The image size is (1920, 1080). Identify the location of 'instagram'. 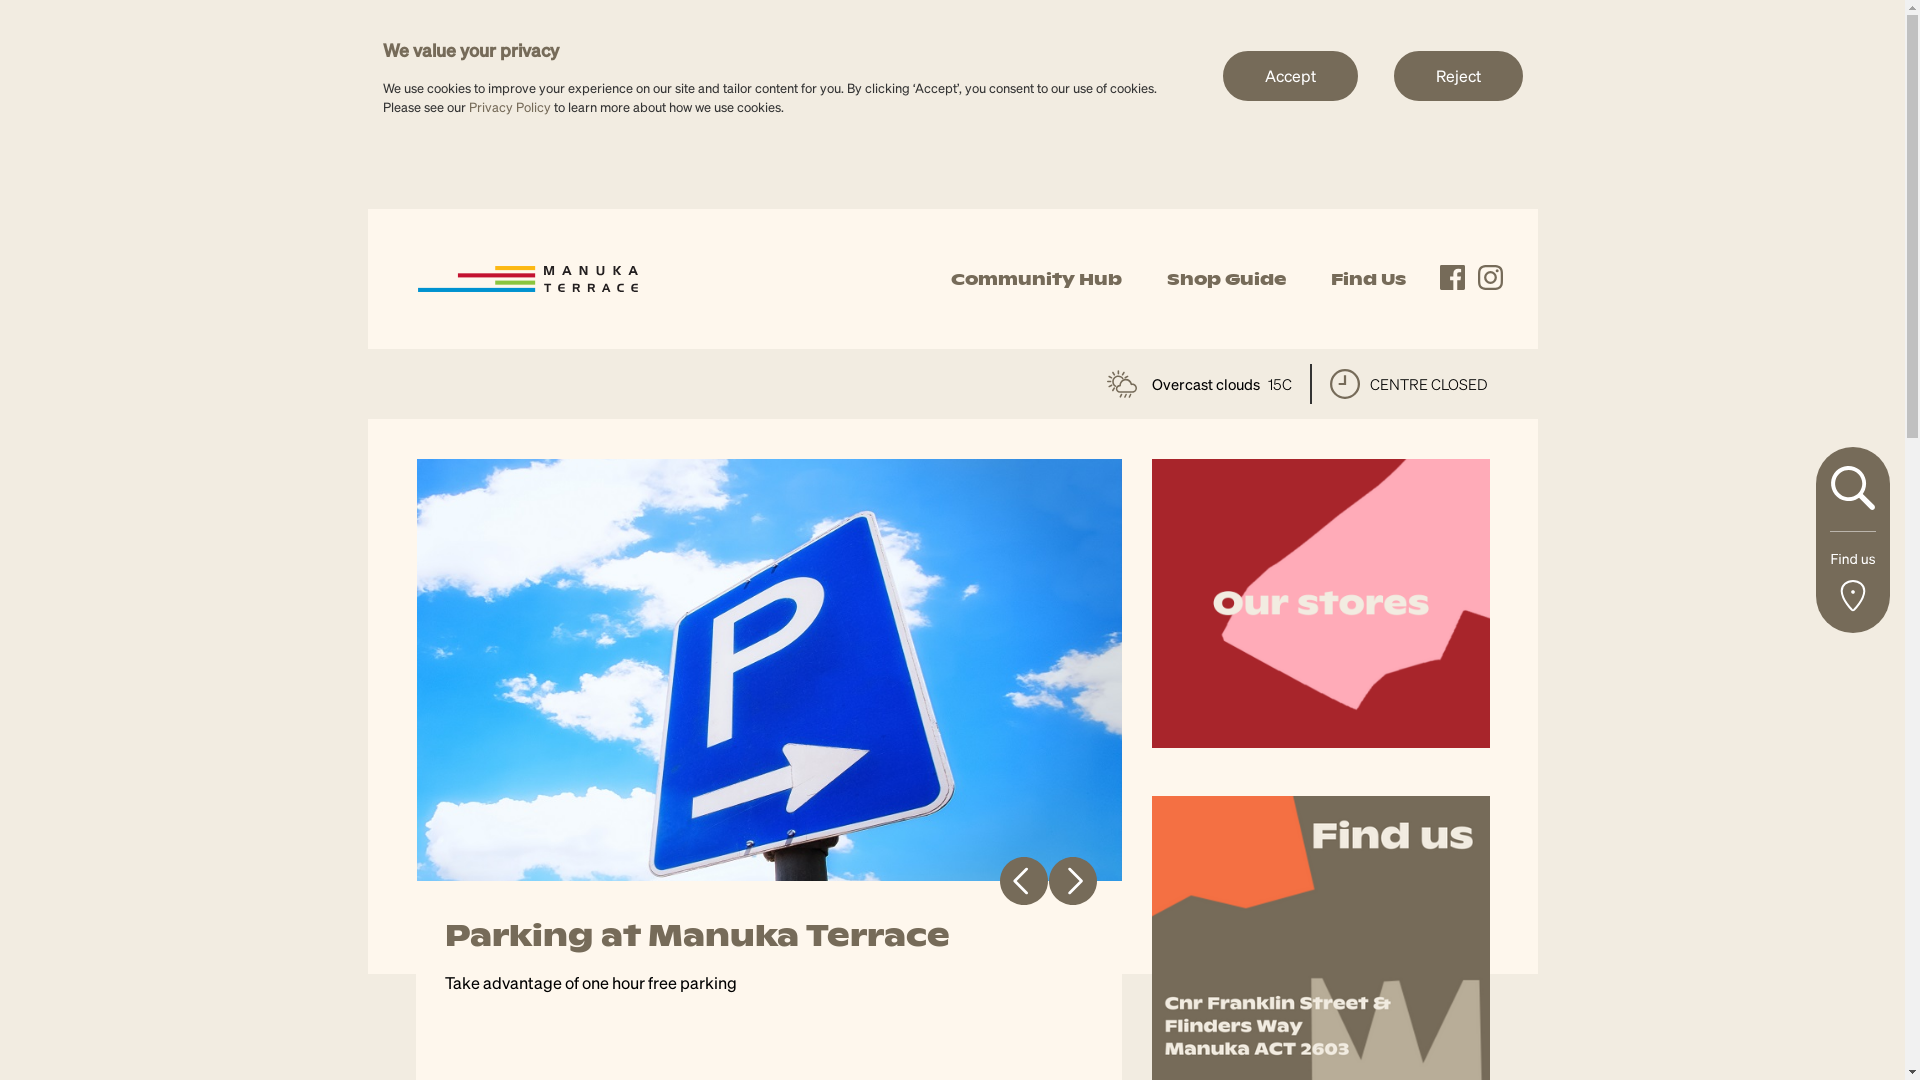
(1490, 277).